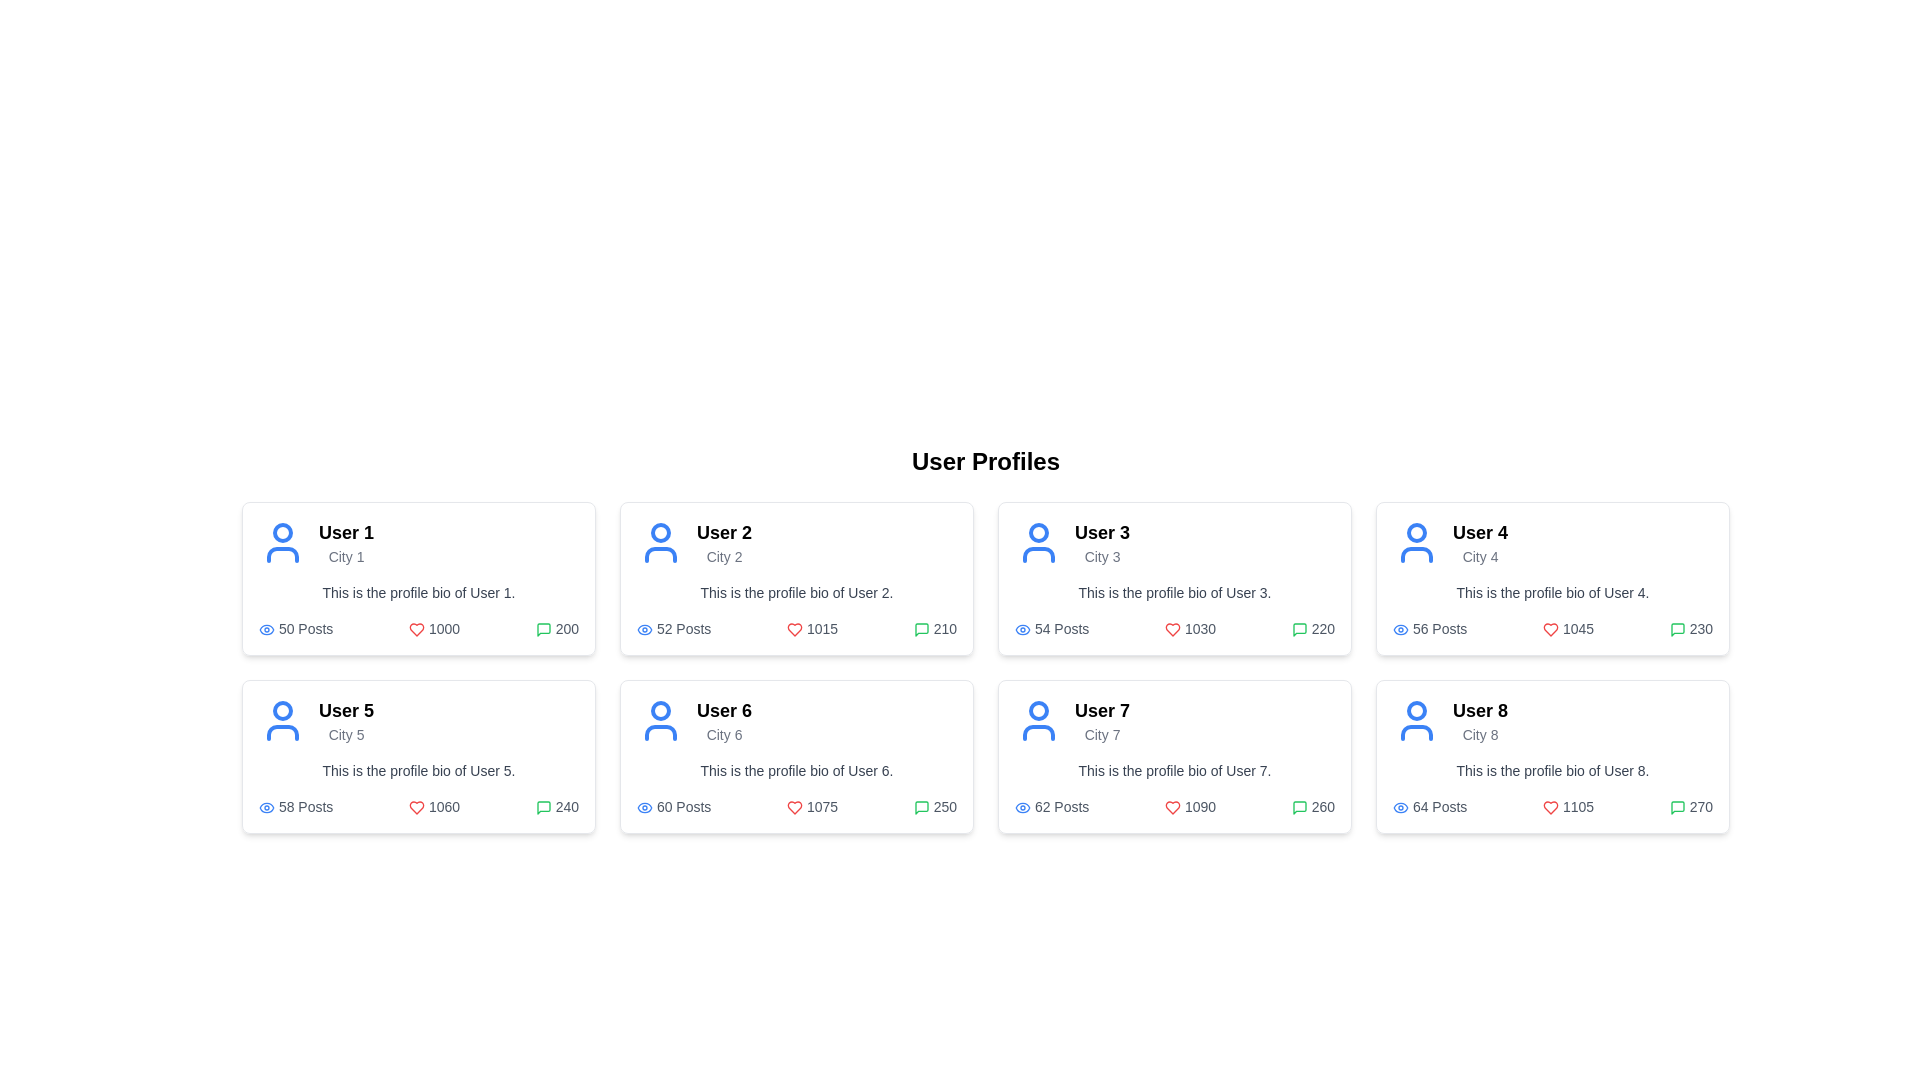  What do you see at coordinates (1101, 735) in the screenshot?
I see `the static text label displaying 'City 7' for User 7, which is located in the second row, second column of the User 7 card, positioned below the 'User 7' heading and above the bio section` at bounding box center [1101, 735].